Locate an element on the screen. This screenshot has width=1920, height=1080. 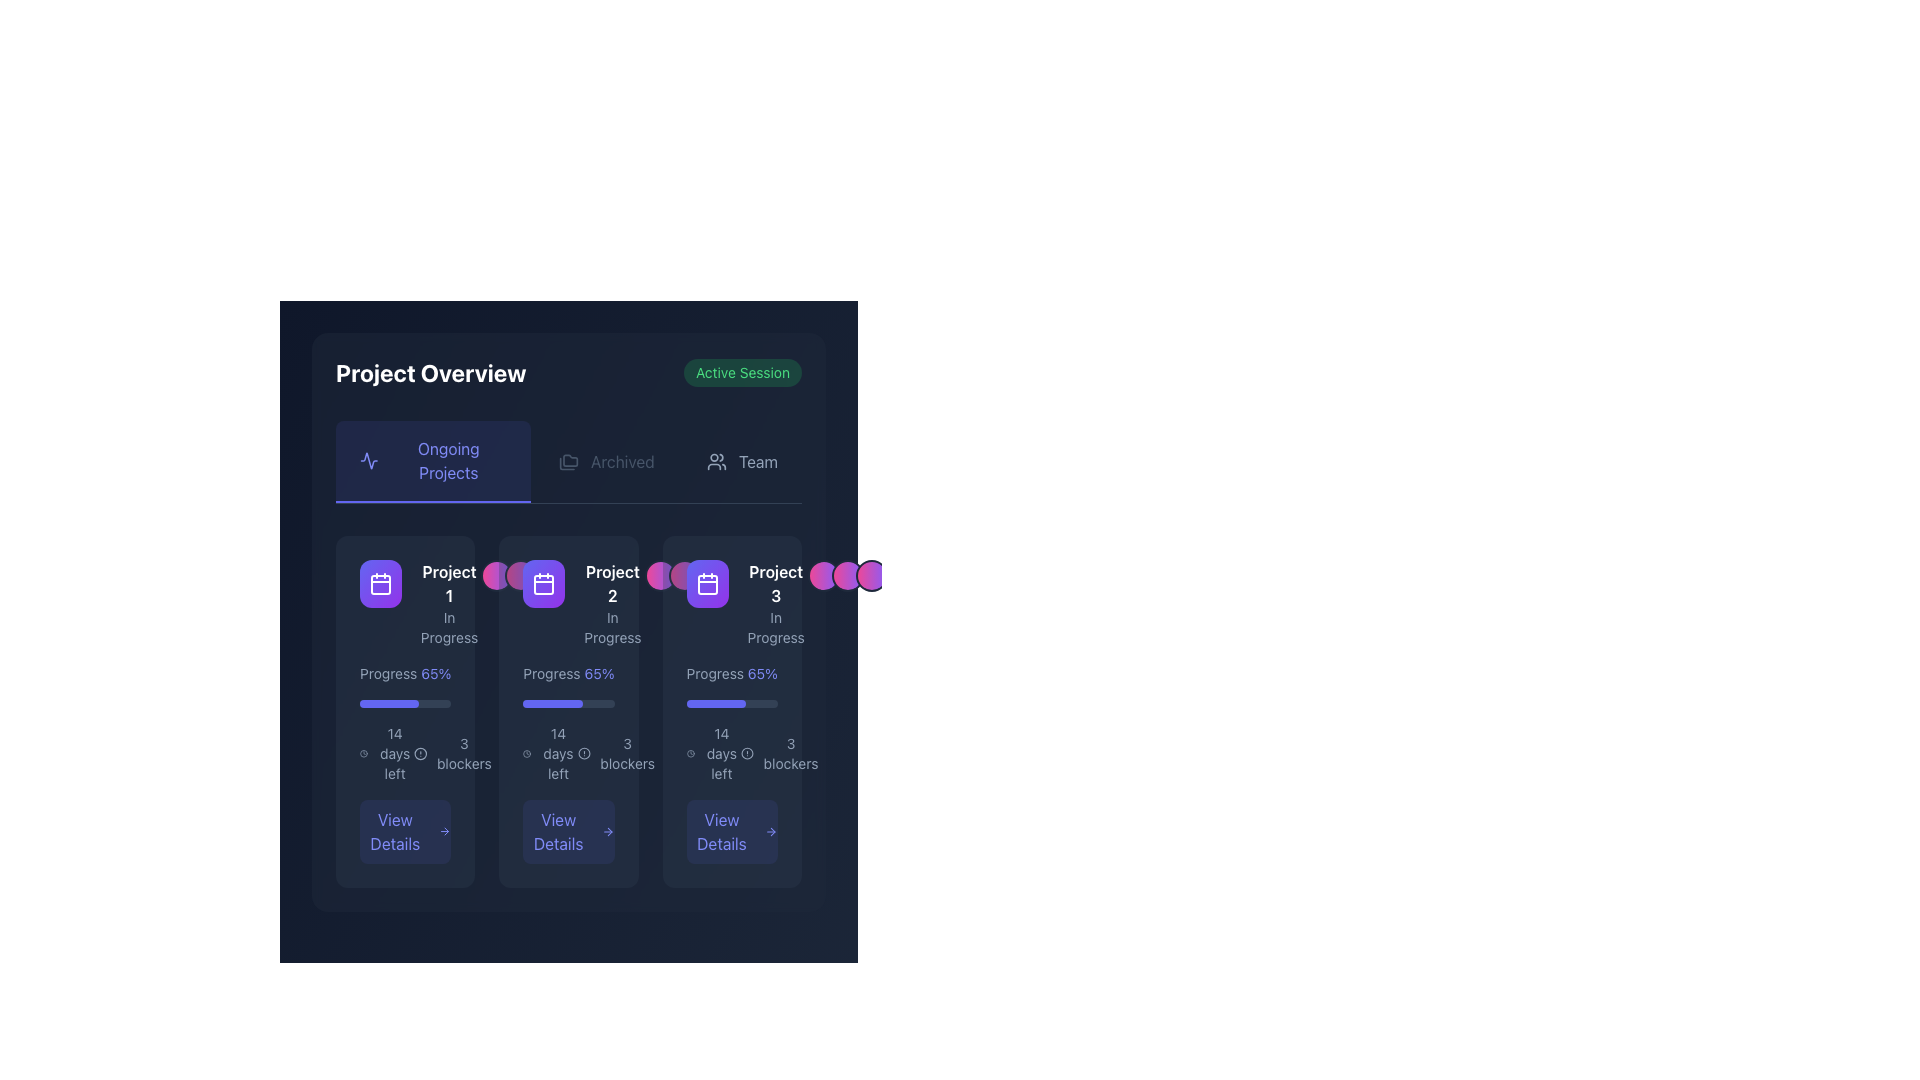
the text label within the 'View Details' button for 'Project 3', located at the bottom section of the button in the rightmost position among visible project cards is located at coordinates (720, 832).